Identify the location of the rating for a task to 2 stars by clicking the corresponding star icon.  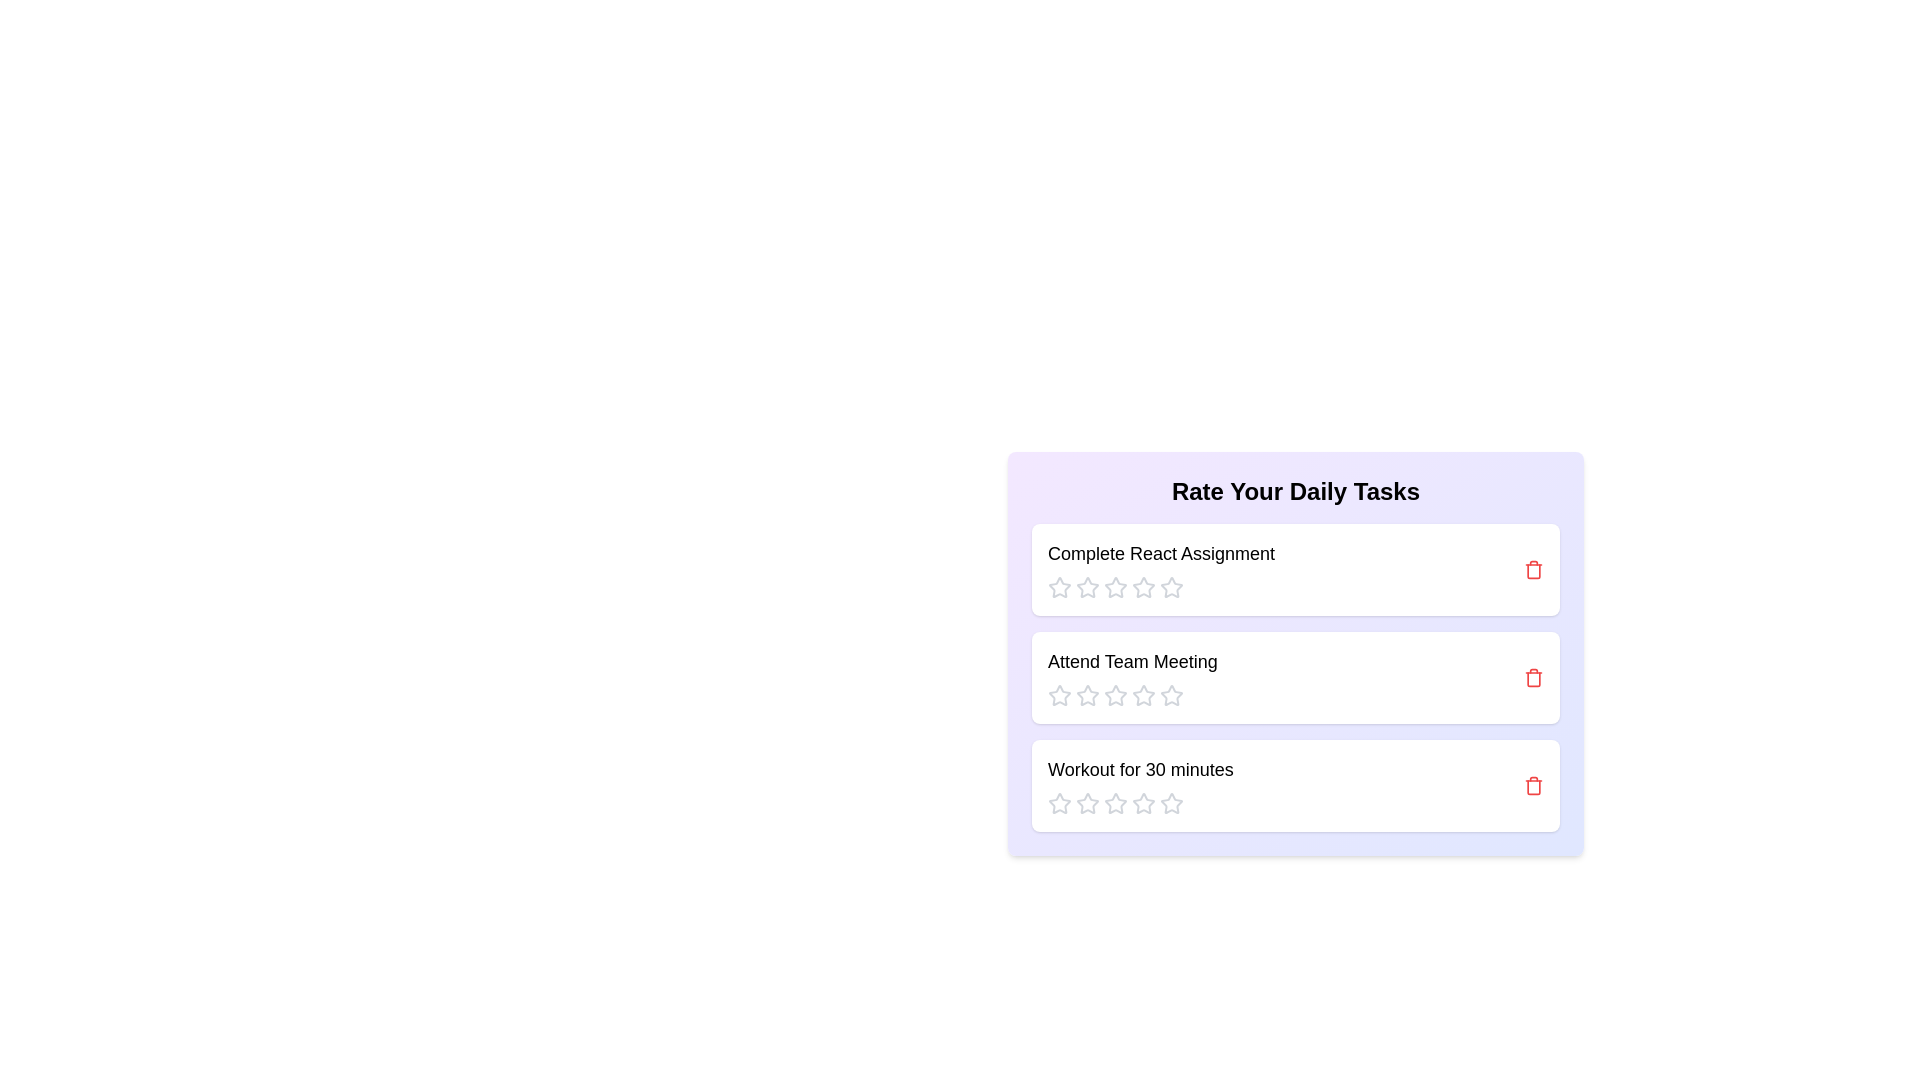
(1087, 586).